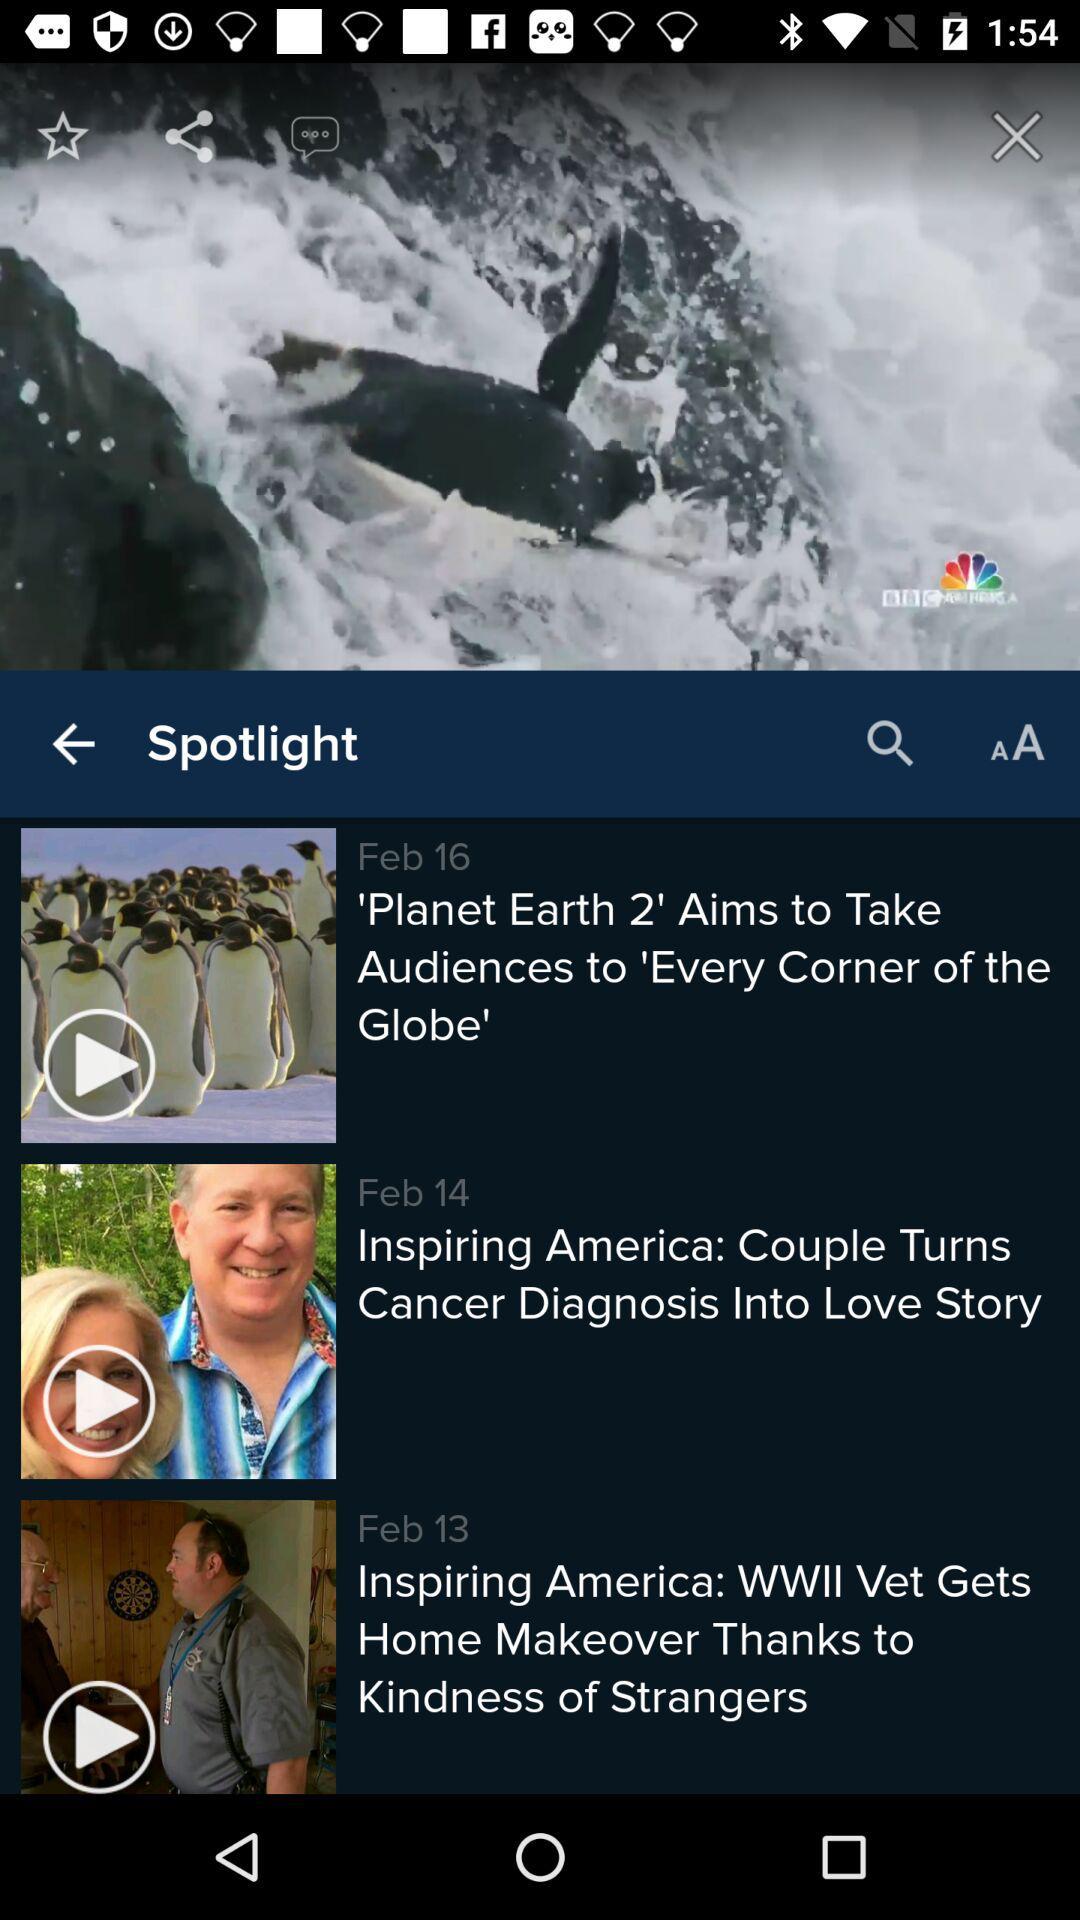 The width and height of the screenshot is (1080, 1920). I want to click on item next to spotlight item, so click(72, 743).